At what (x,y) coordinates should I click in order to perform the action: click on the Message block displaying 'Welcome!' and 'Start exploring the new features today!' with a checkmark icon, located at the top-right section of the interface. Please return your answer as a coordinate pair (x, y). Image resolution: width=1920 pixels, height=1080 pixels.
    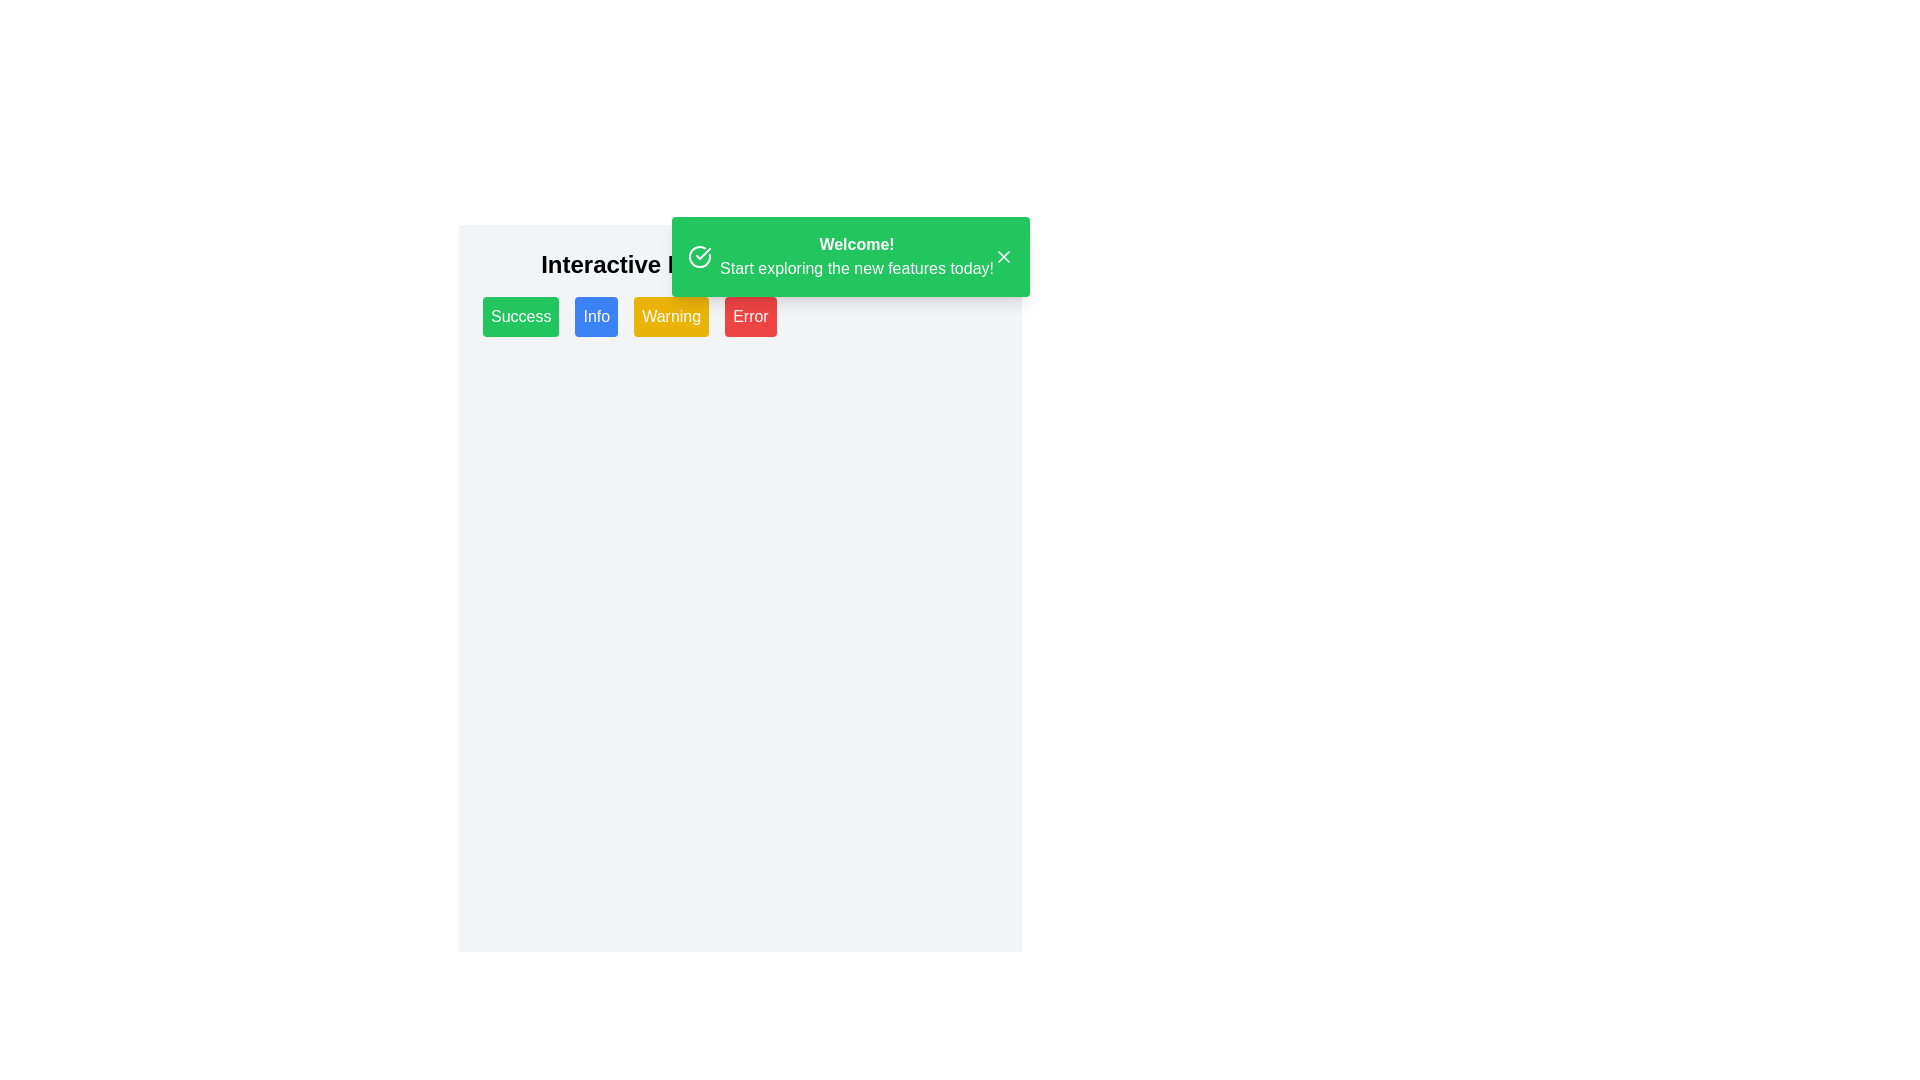
    Looking at the image, I should click on (840, 256).